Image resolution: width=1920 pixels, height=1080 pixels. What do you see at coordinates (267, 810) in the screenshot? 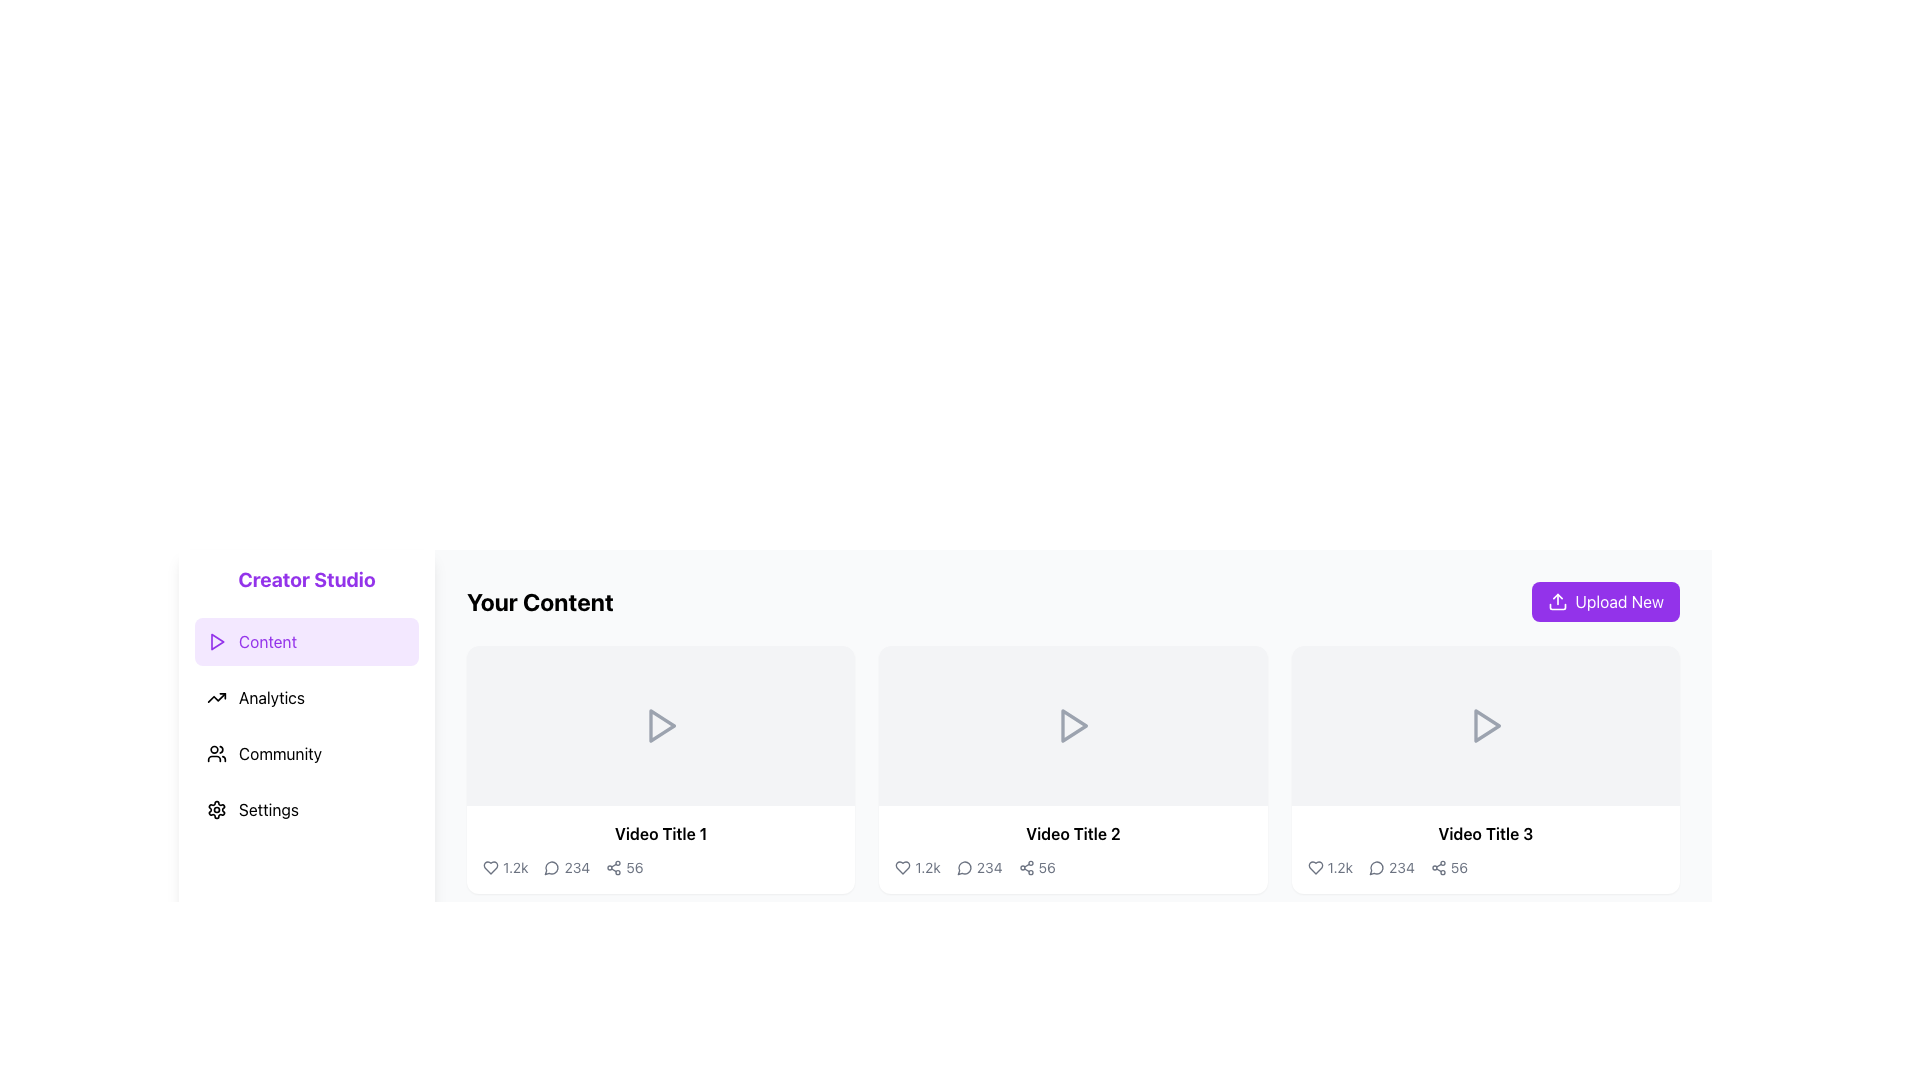
I see `the 'Settings' label in the vertical menu, which is the fourth item below 'Content', 'Analytics', and 'Community', featuring a gear icon` at bounding box center [267, 810].